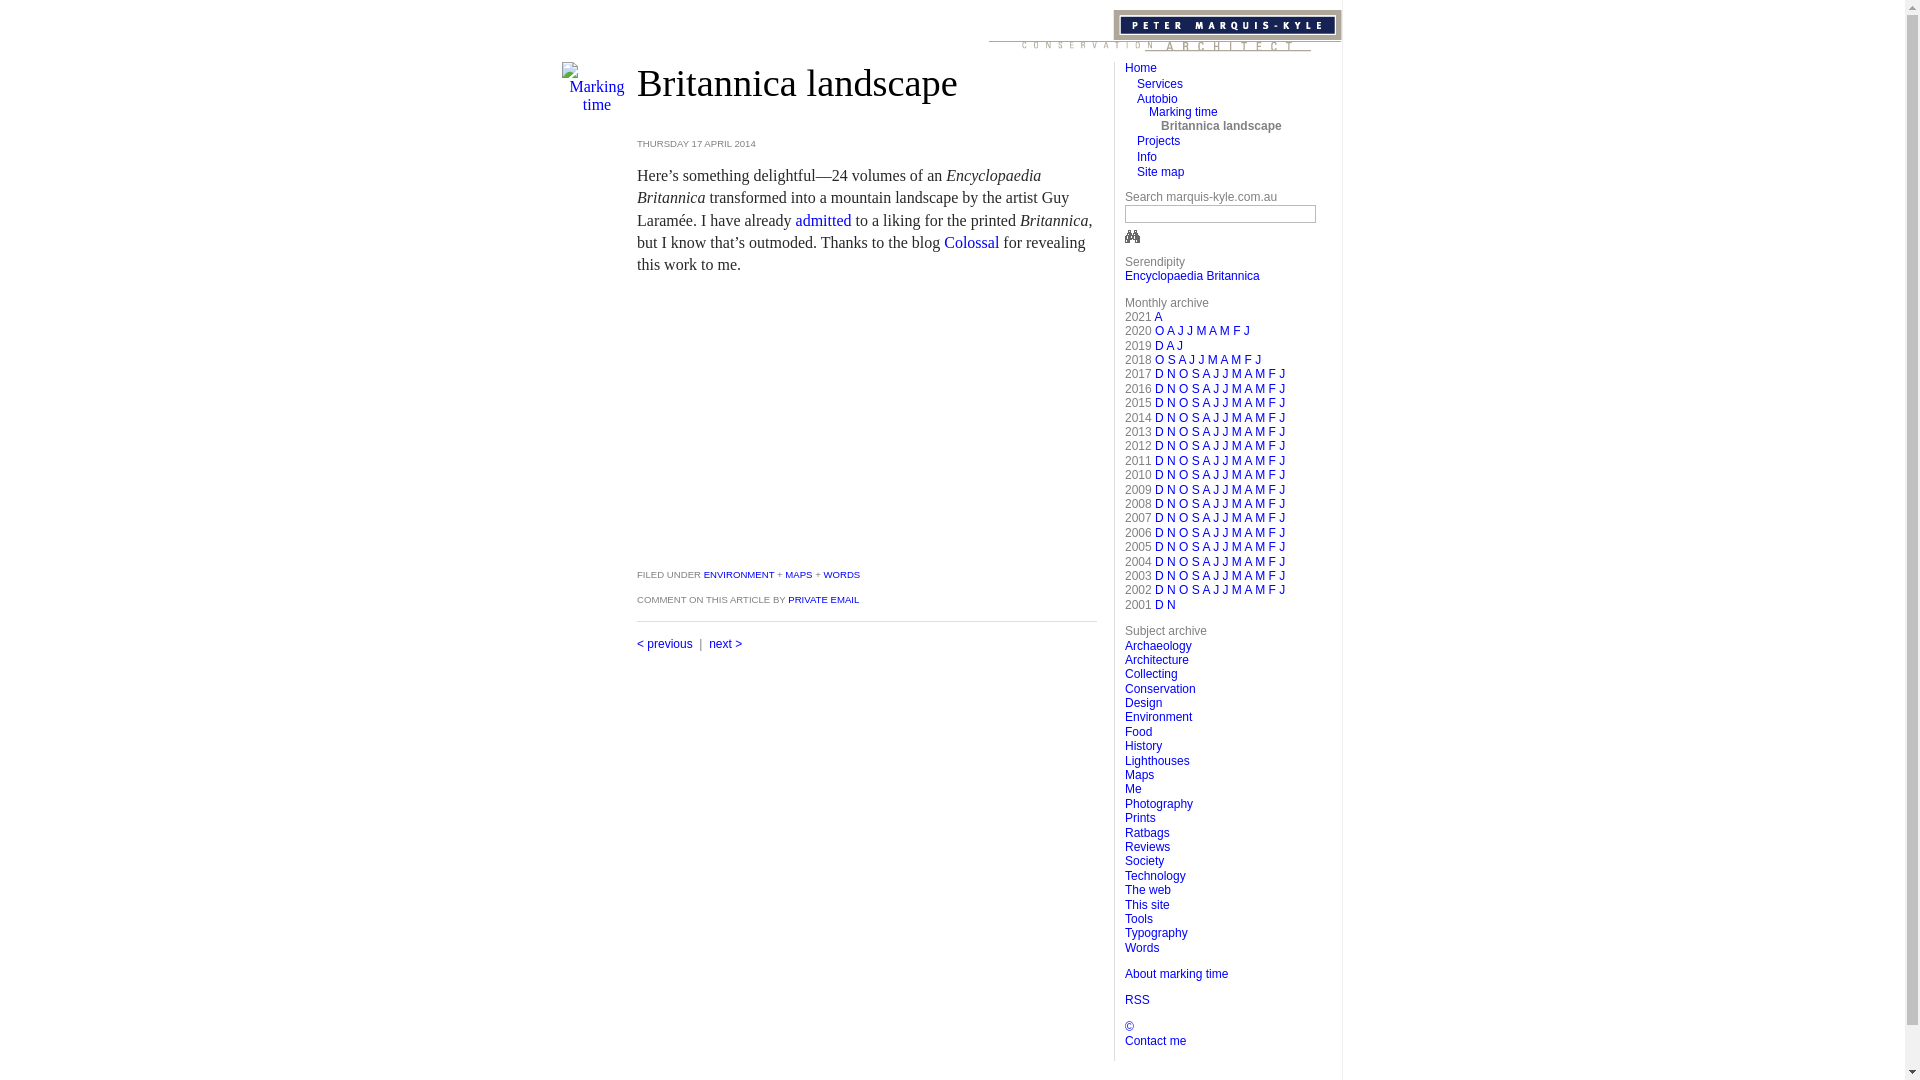 This screenshot has height=1080, width=1920. Describe the element at coordinates (1171, 575) in the screenshot. I see `'N'` at that location.